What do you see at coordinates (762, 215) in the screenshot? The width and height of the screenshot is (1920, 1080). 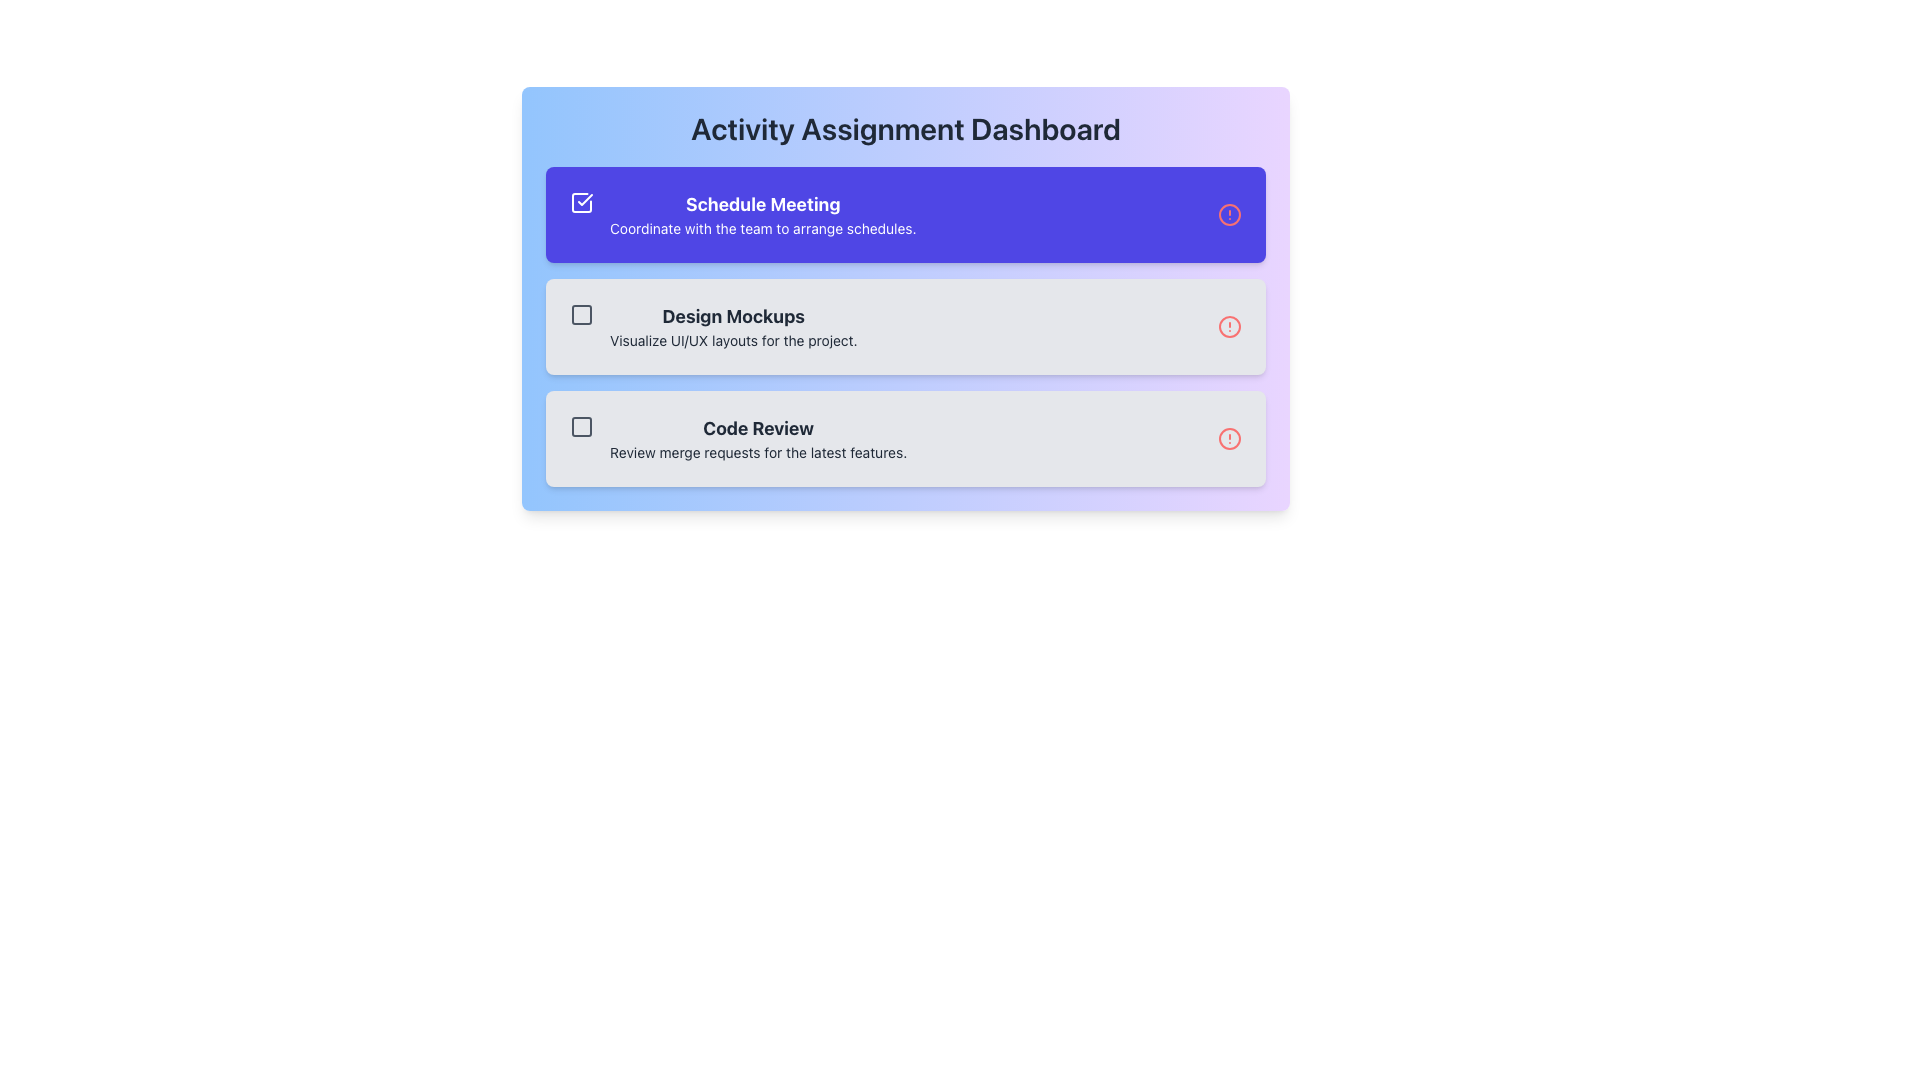 I see `the first item in the task list on the 'Activity Assignment Dashboard', which displays the title and description of a task` at bounding box center [762, 215].